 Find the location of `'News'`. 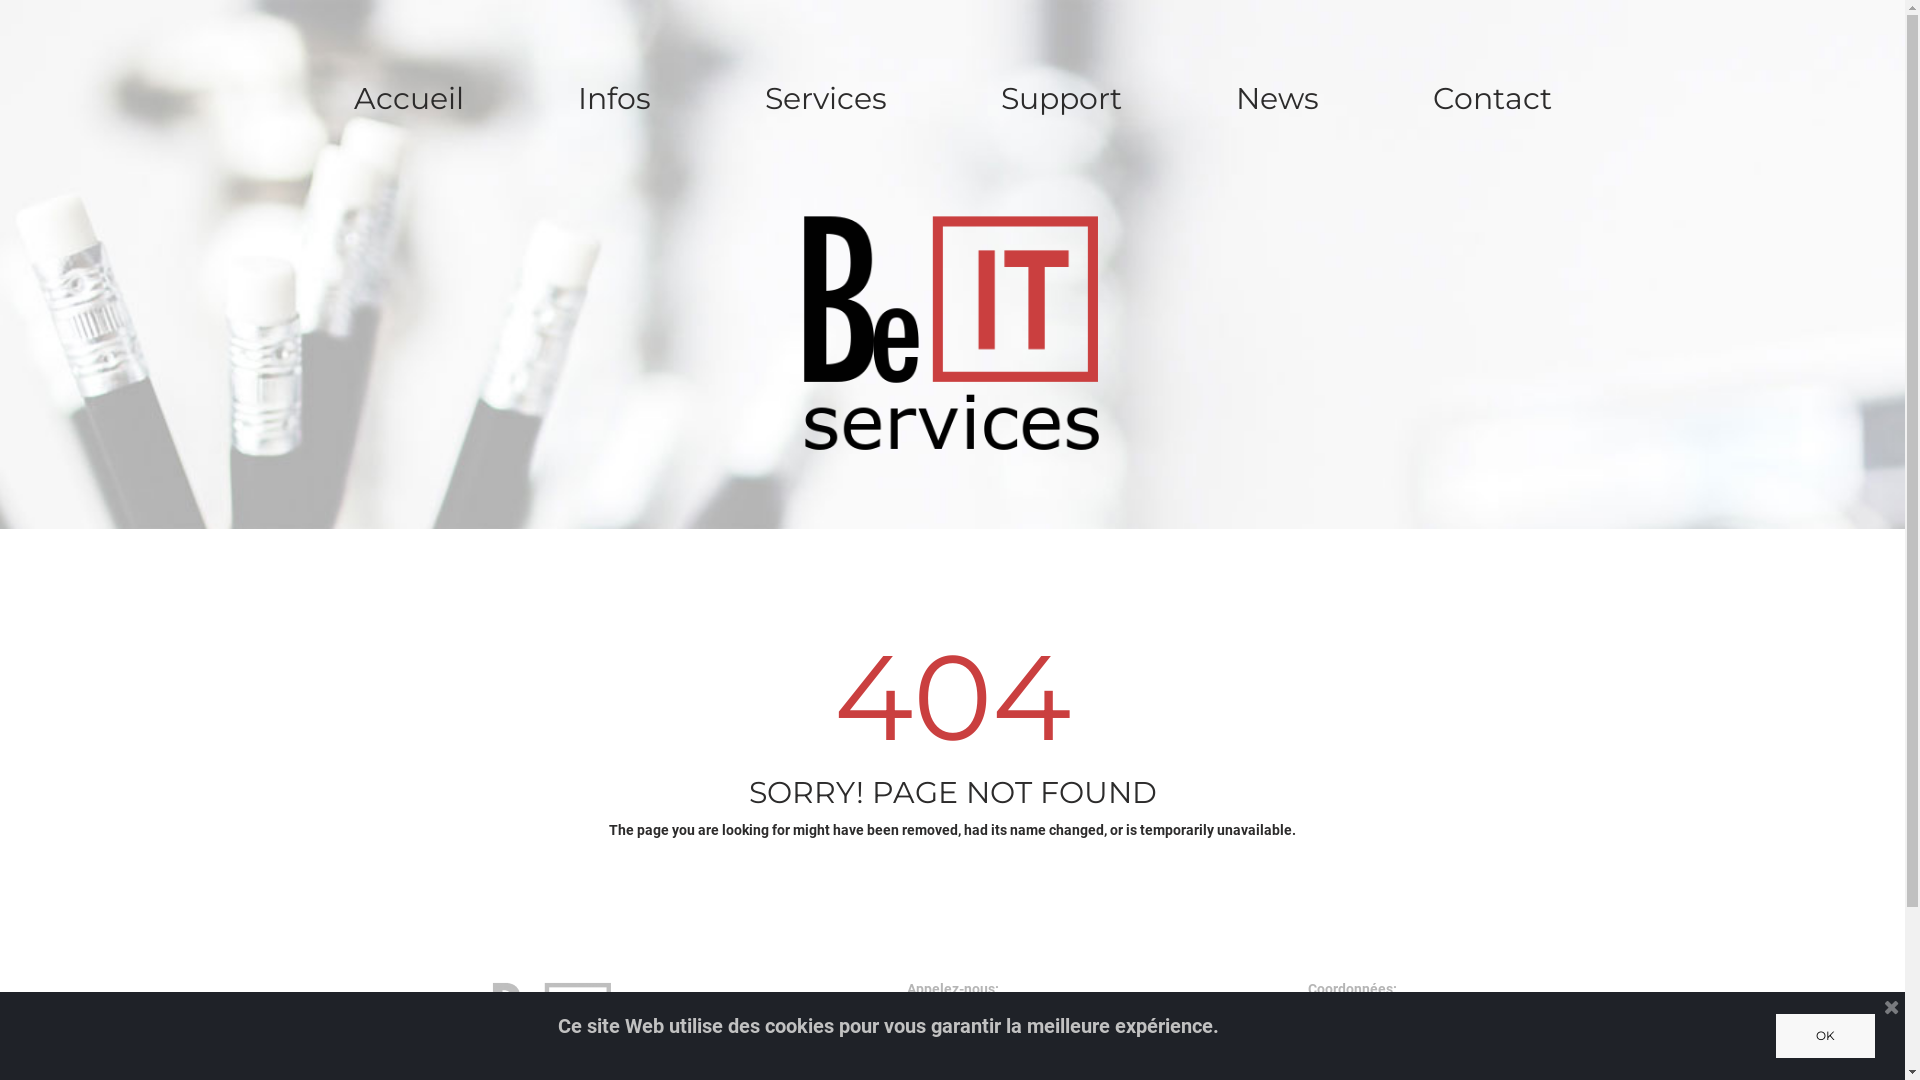

'News' is located at coordinates (1275, 99).